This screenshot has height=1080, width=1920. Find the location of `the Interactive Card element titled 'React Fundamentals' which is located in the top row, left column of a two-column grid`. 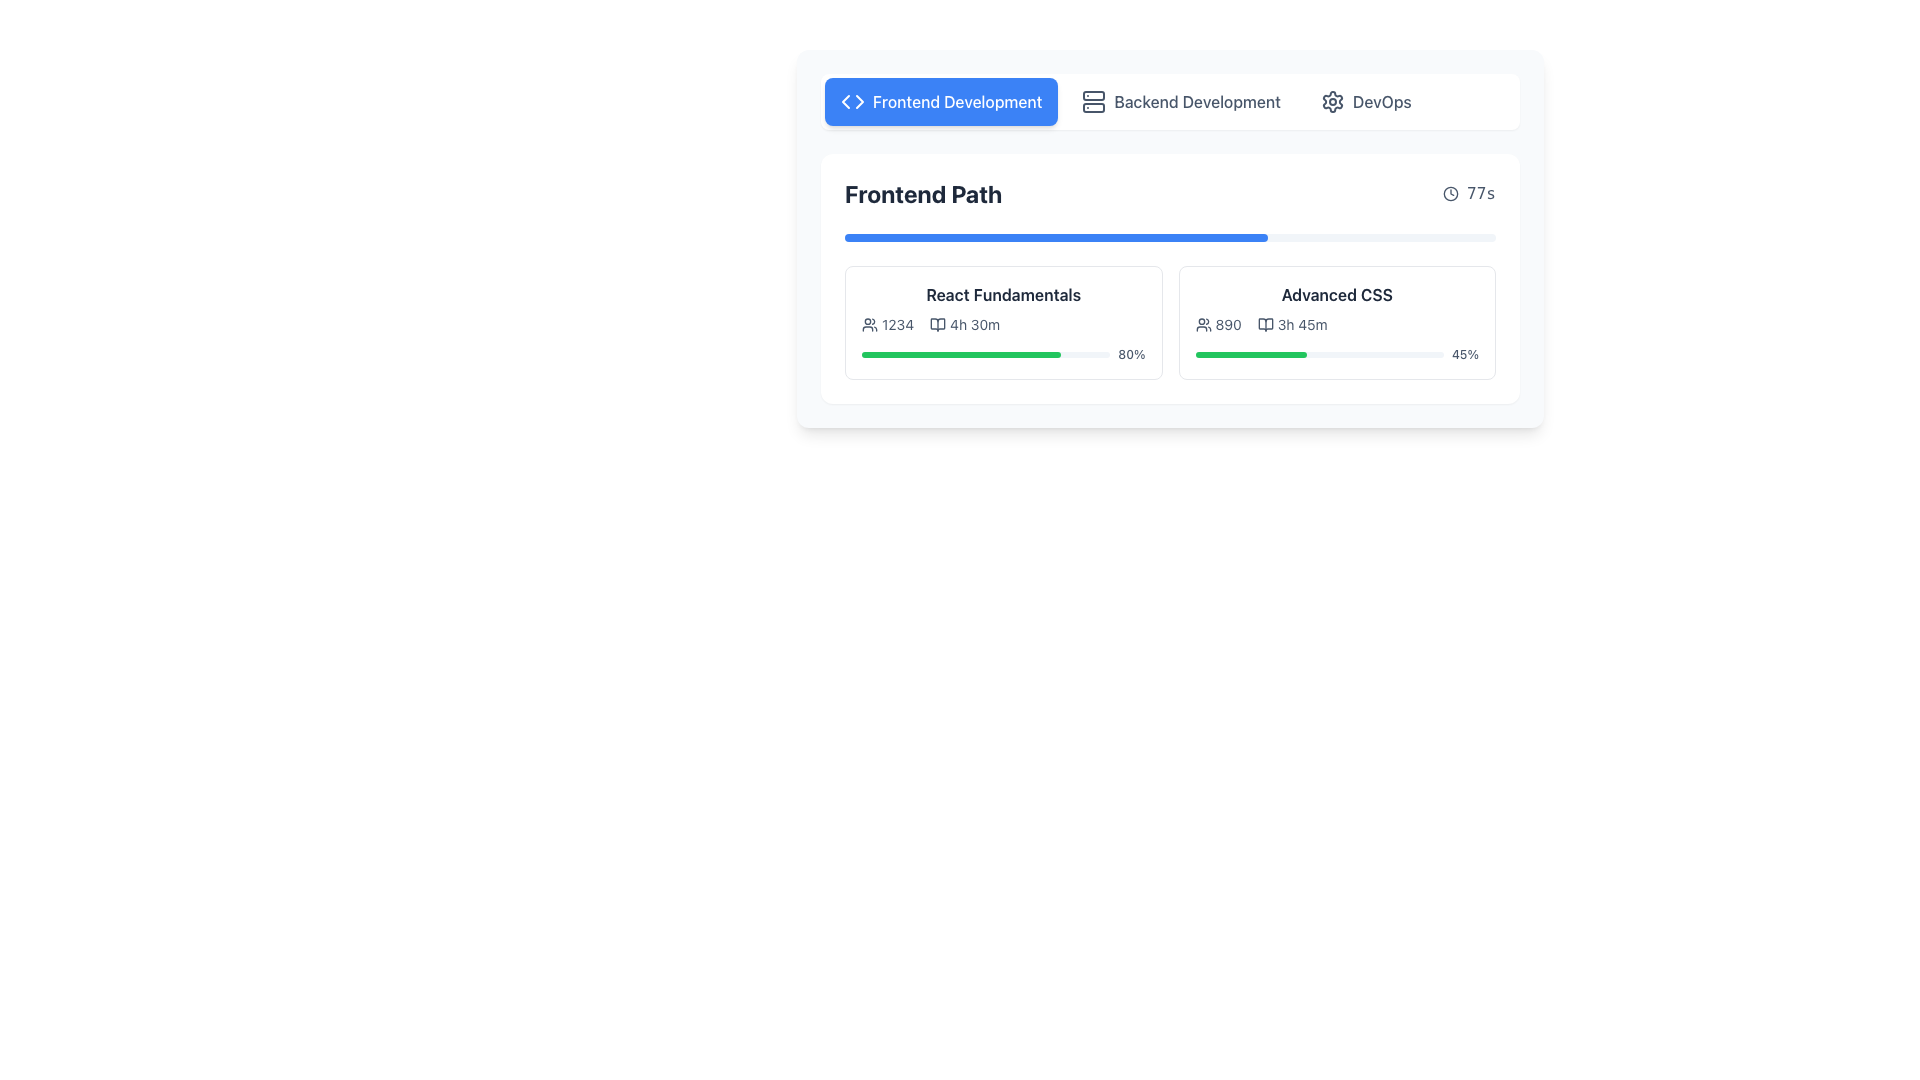

the Interactive Card element titled 'React Fundamentals' which is located in the top row, left column of a two-column grid is located at coordinates (1003, 322).